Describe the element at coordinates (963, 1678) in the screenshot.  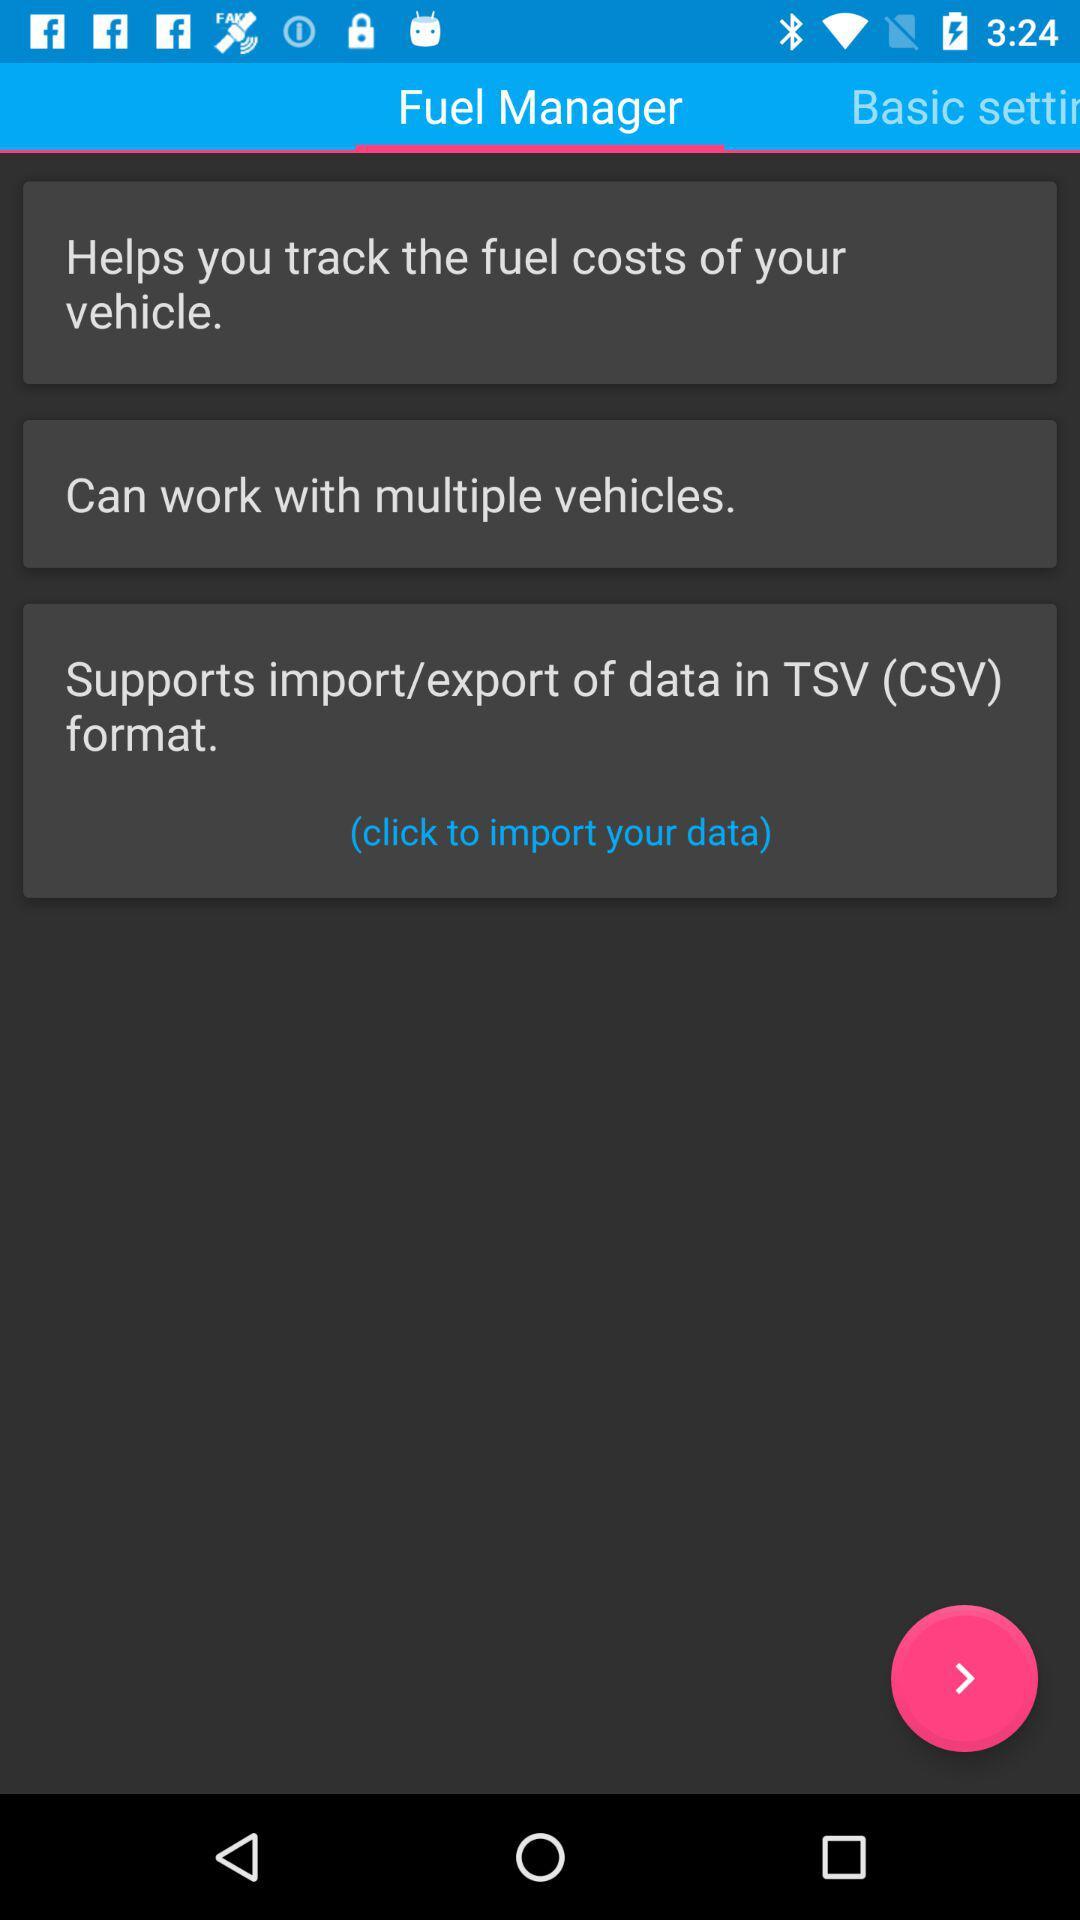
I see `the arrow_forward icon` at that location.